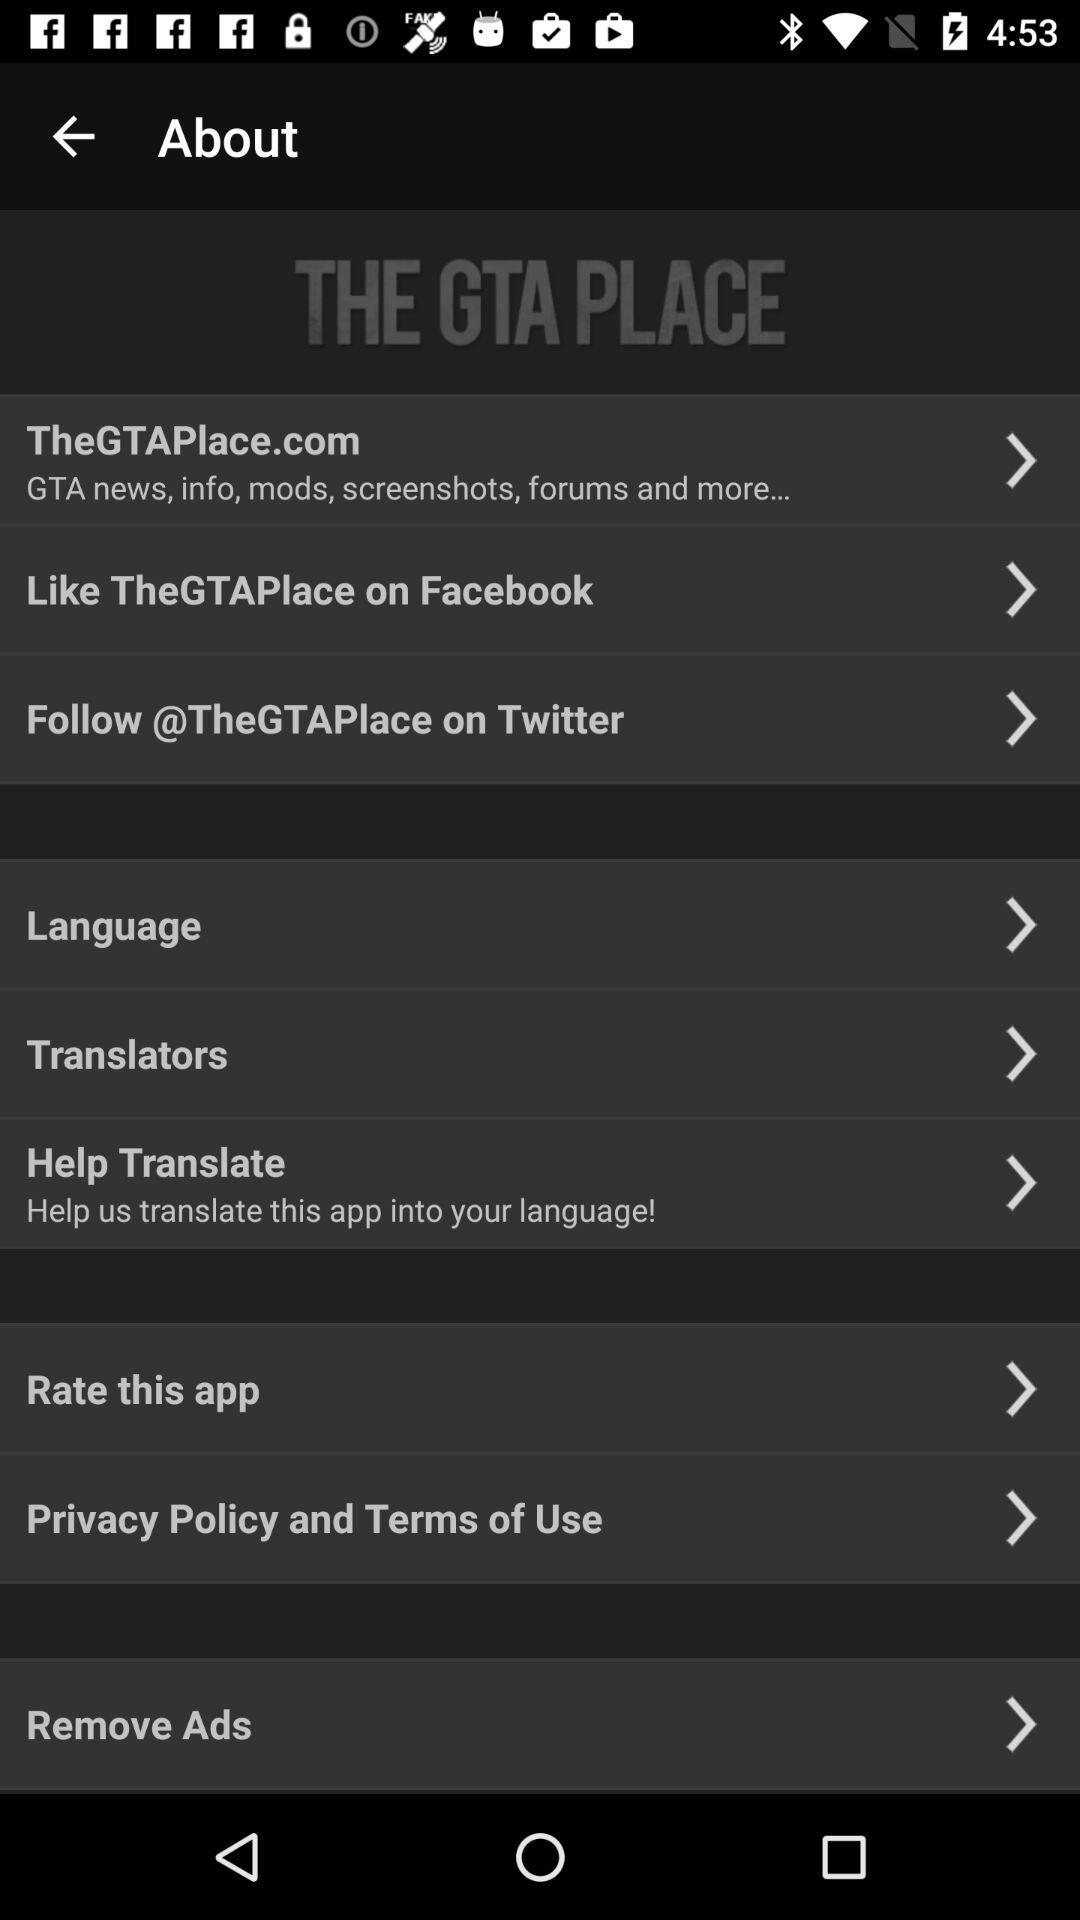  Describe the element at coordinates (127, 1052) in the screenshot. I see `the icon below language` at that location.